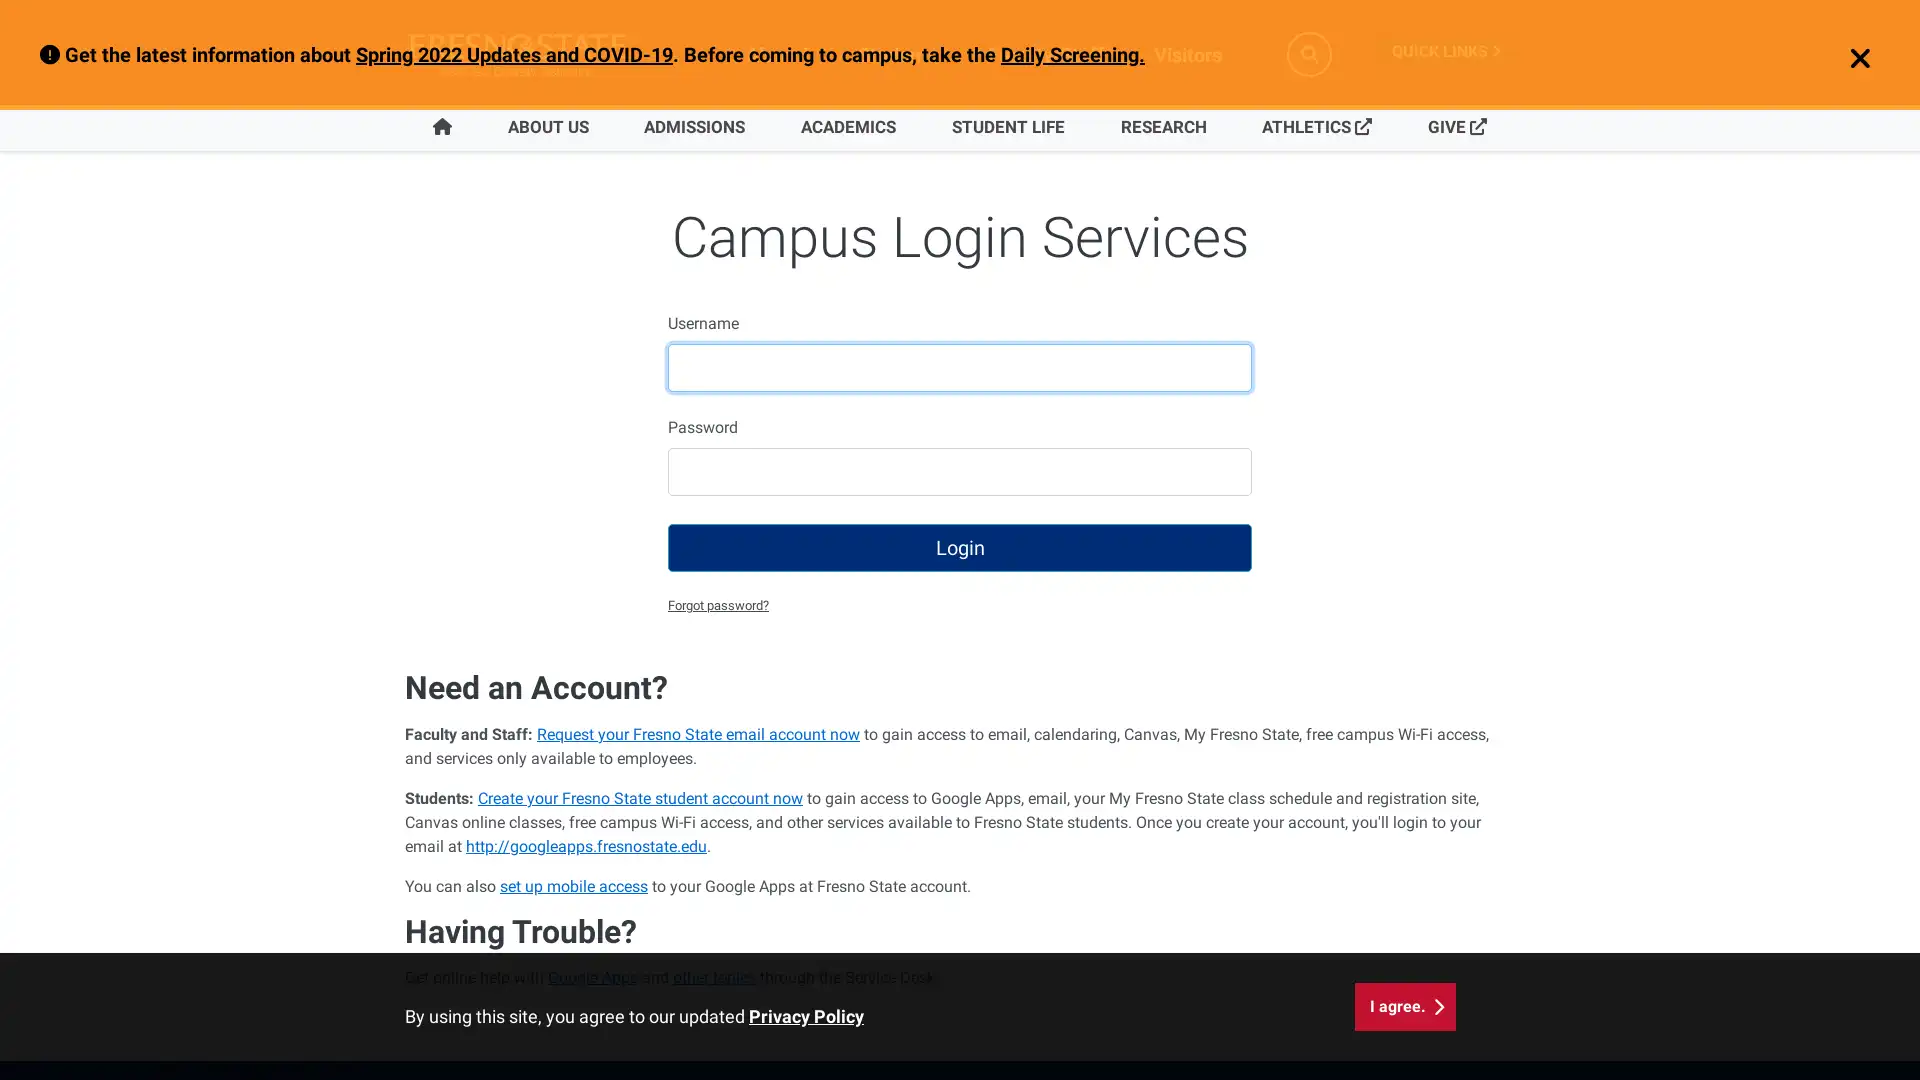 The width and height of the screenshot is (1920, 1080). Describe the element at coordinates (806, 1016) in the screenshot. I see `learn more about cookies` at that location.